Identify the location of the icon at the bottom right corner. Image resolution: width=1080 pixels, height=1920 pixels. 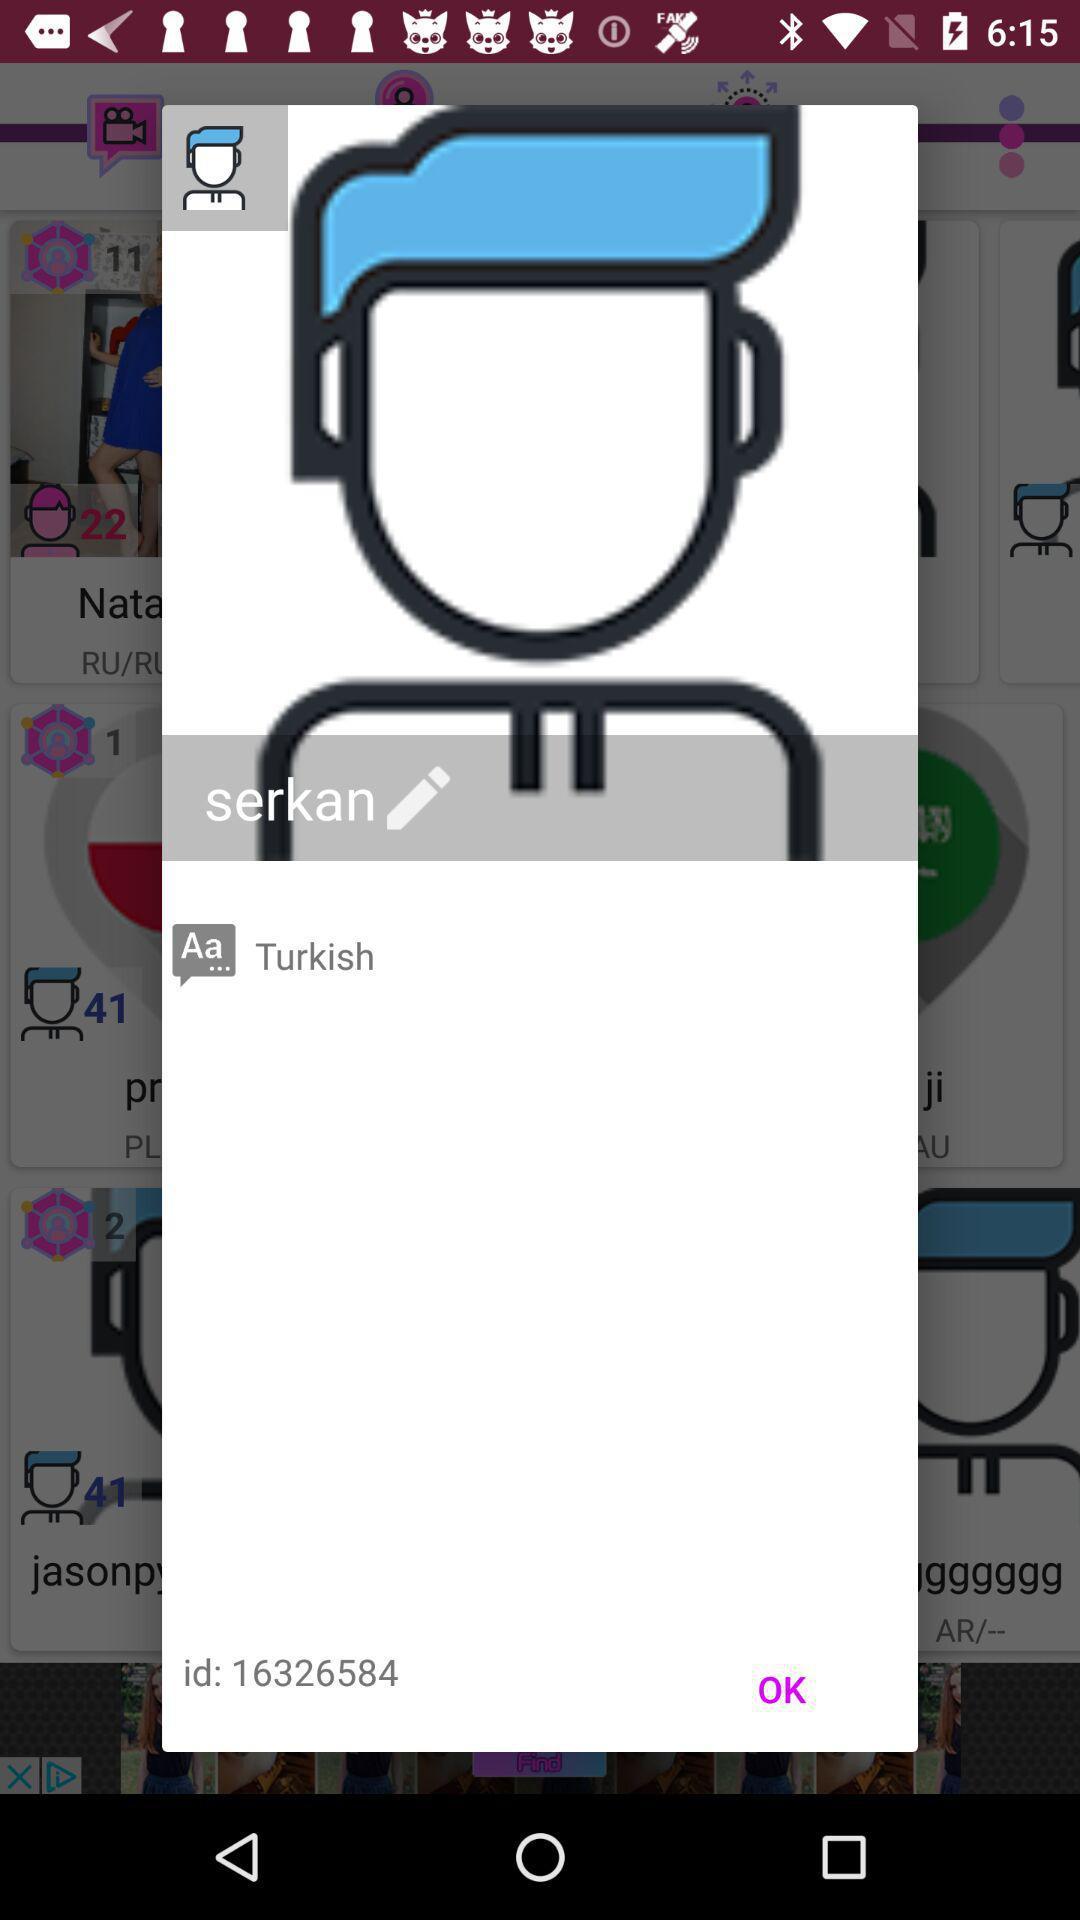
(780, 1688).